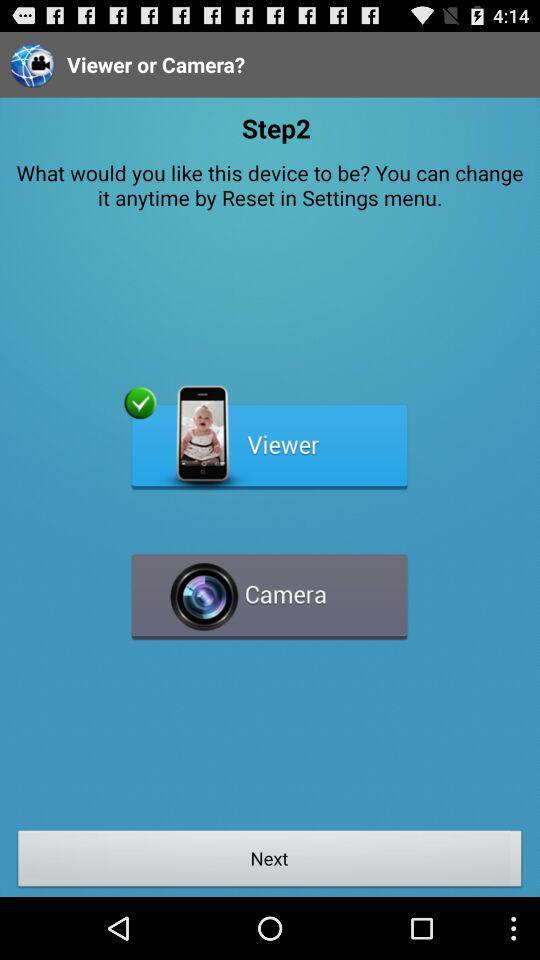 Image resolution: width=540 pixels, height=960 pixels. What do you see at coordinates (269, 438) in the screenshot?
I see `in recording in progress` at bounding box center [269, 438].